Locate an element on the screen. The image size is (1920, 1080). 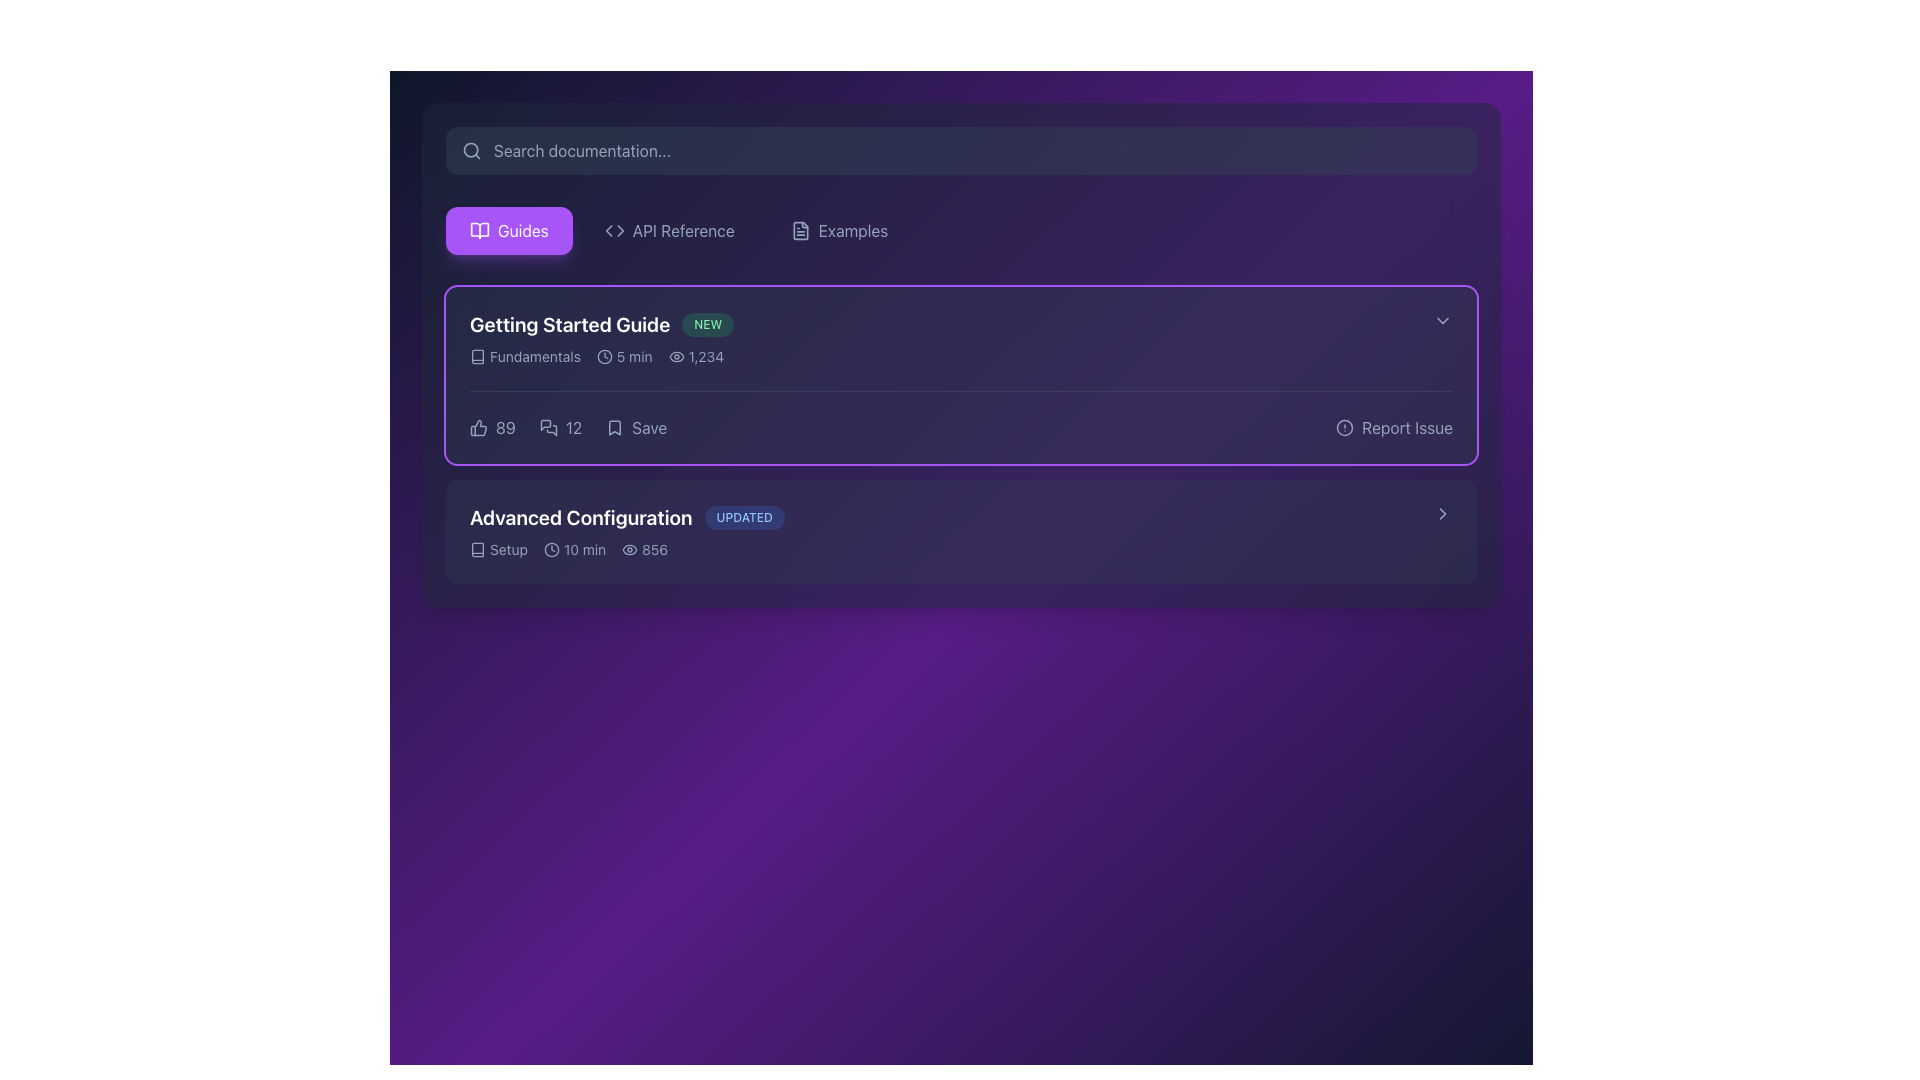
one of the items in the Navigation Menu, which serves is located at coordinates (961, 230).